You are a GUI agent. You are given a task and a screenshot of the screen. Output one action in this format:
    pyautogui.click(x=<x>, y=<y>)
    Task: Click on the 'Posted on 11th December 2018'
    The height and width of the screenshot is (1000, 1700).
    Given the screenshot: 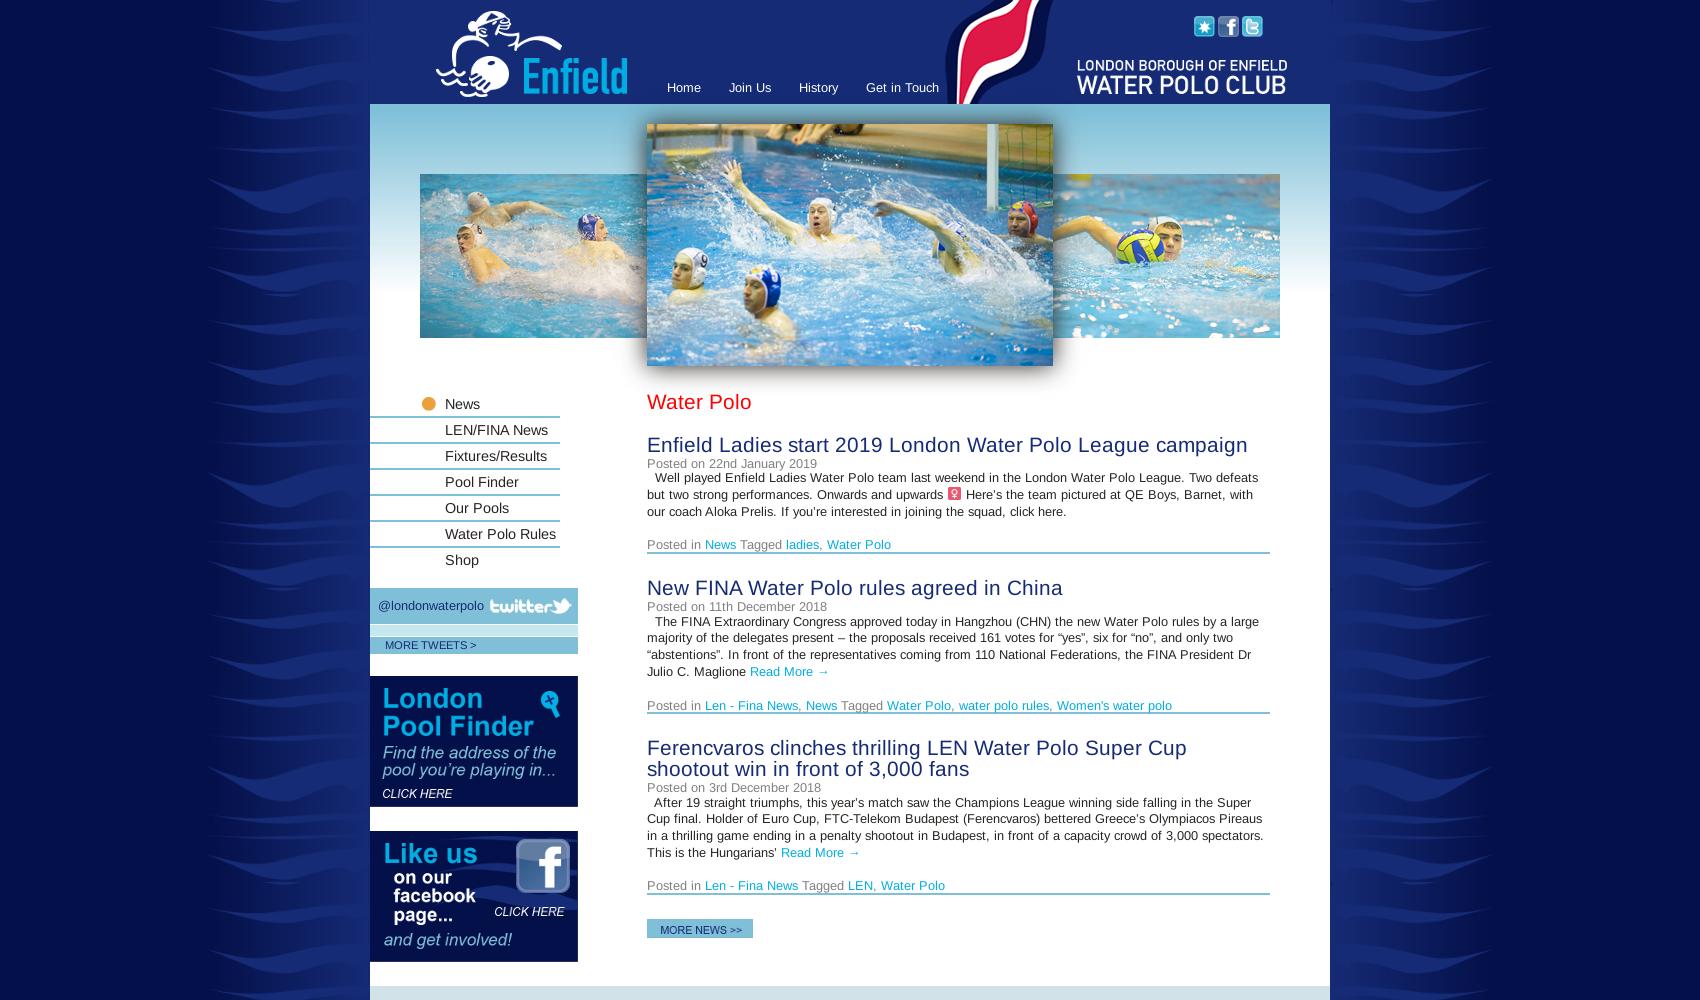 What is the action you would take?
    pyautogui.click(x=736, y=605)
    